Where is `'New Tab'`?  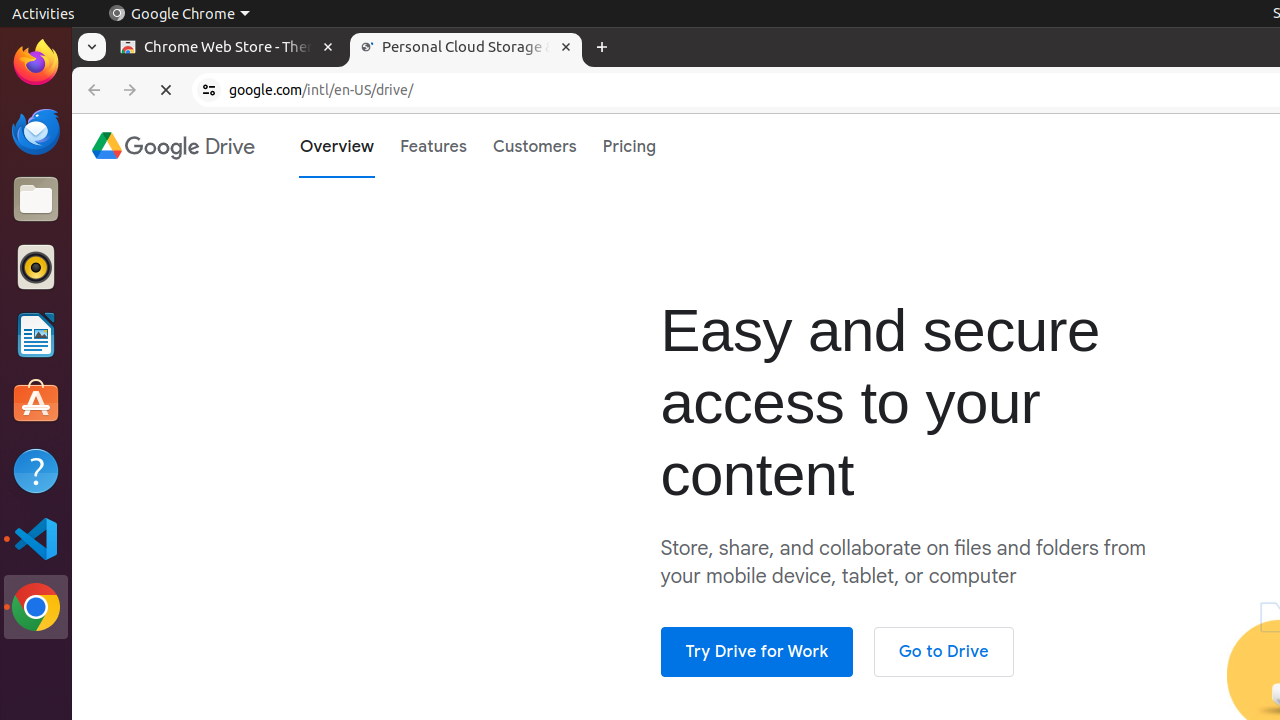 'New Tab' is located at coordinates (600, 46).